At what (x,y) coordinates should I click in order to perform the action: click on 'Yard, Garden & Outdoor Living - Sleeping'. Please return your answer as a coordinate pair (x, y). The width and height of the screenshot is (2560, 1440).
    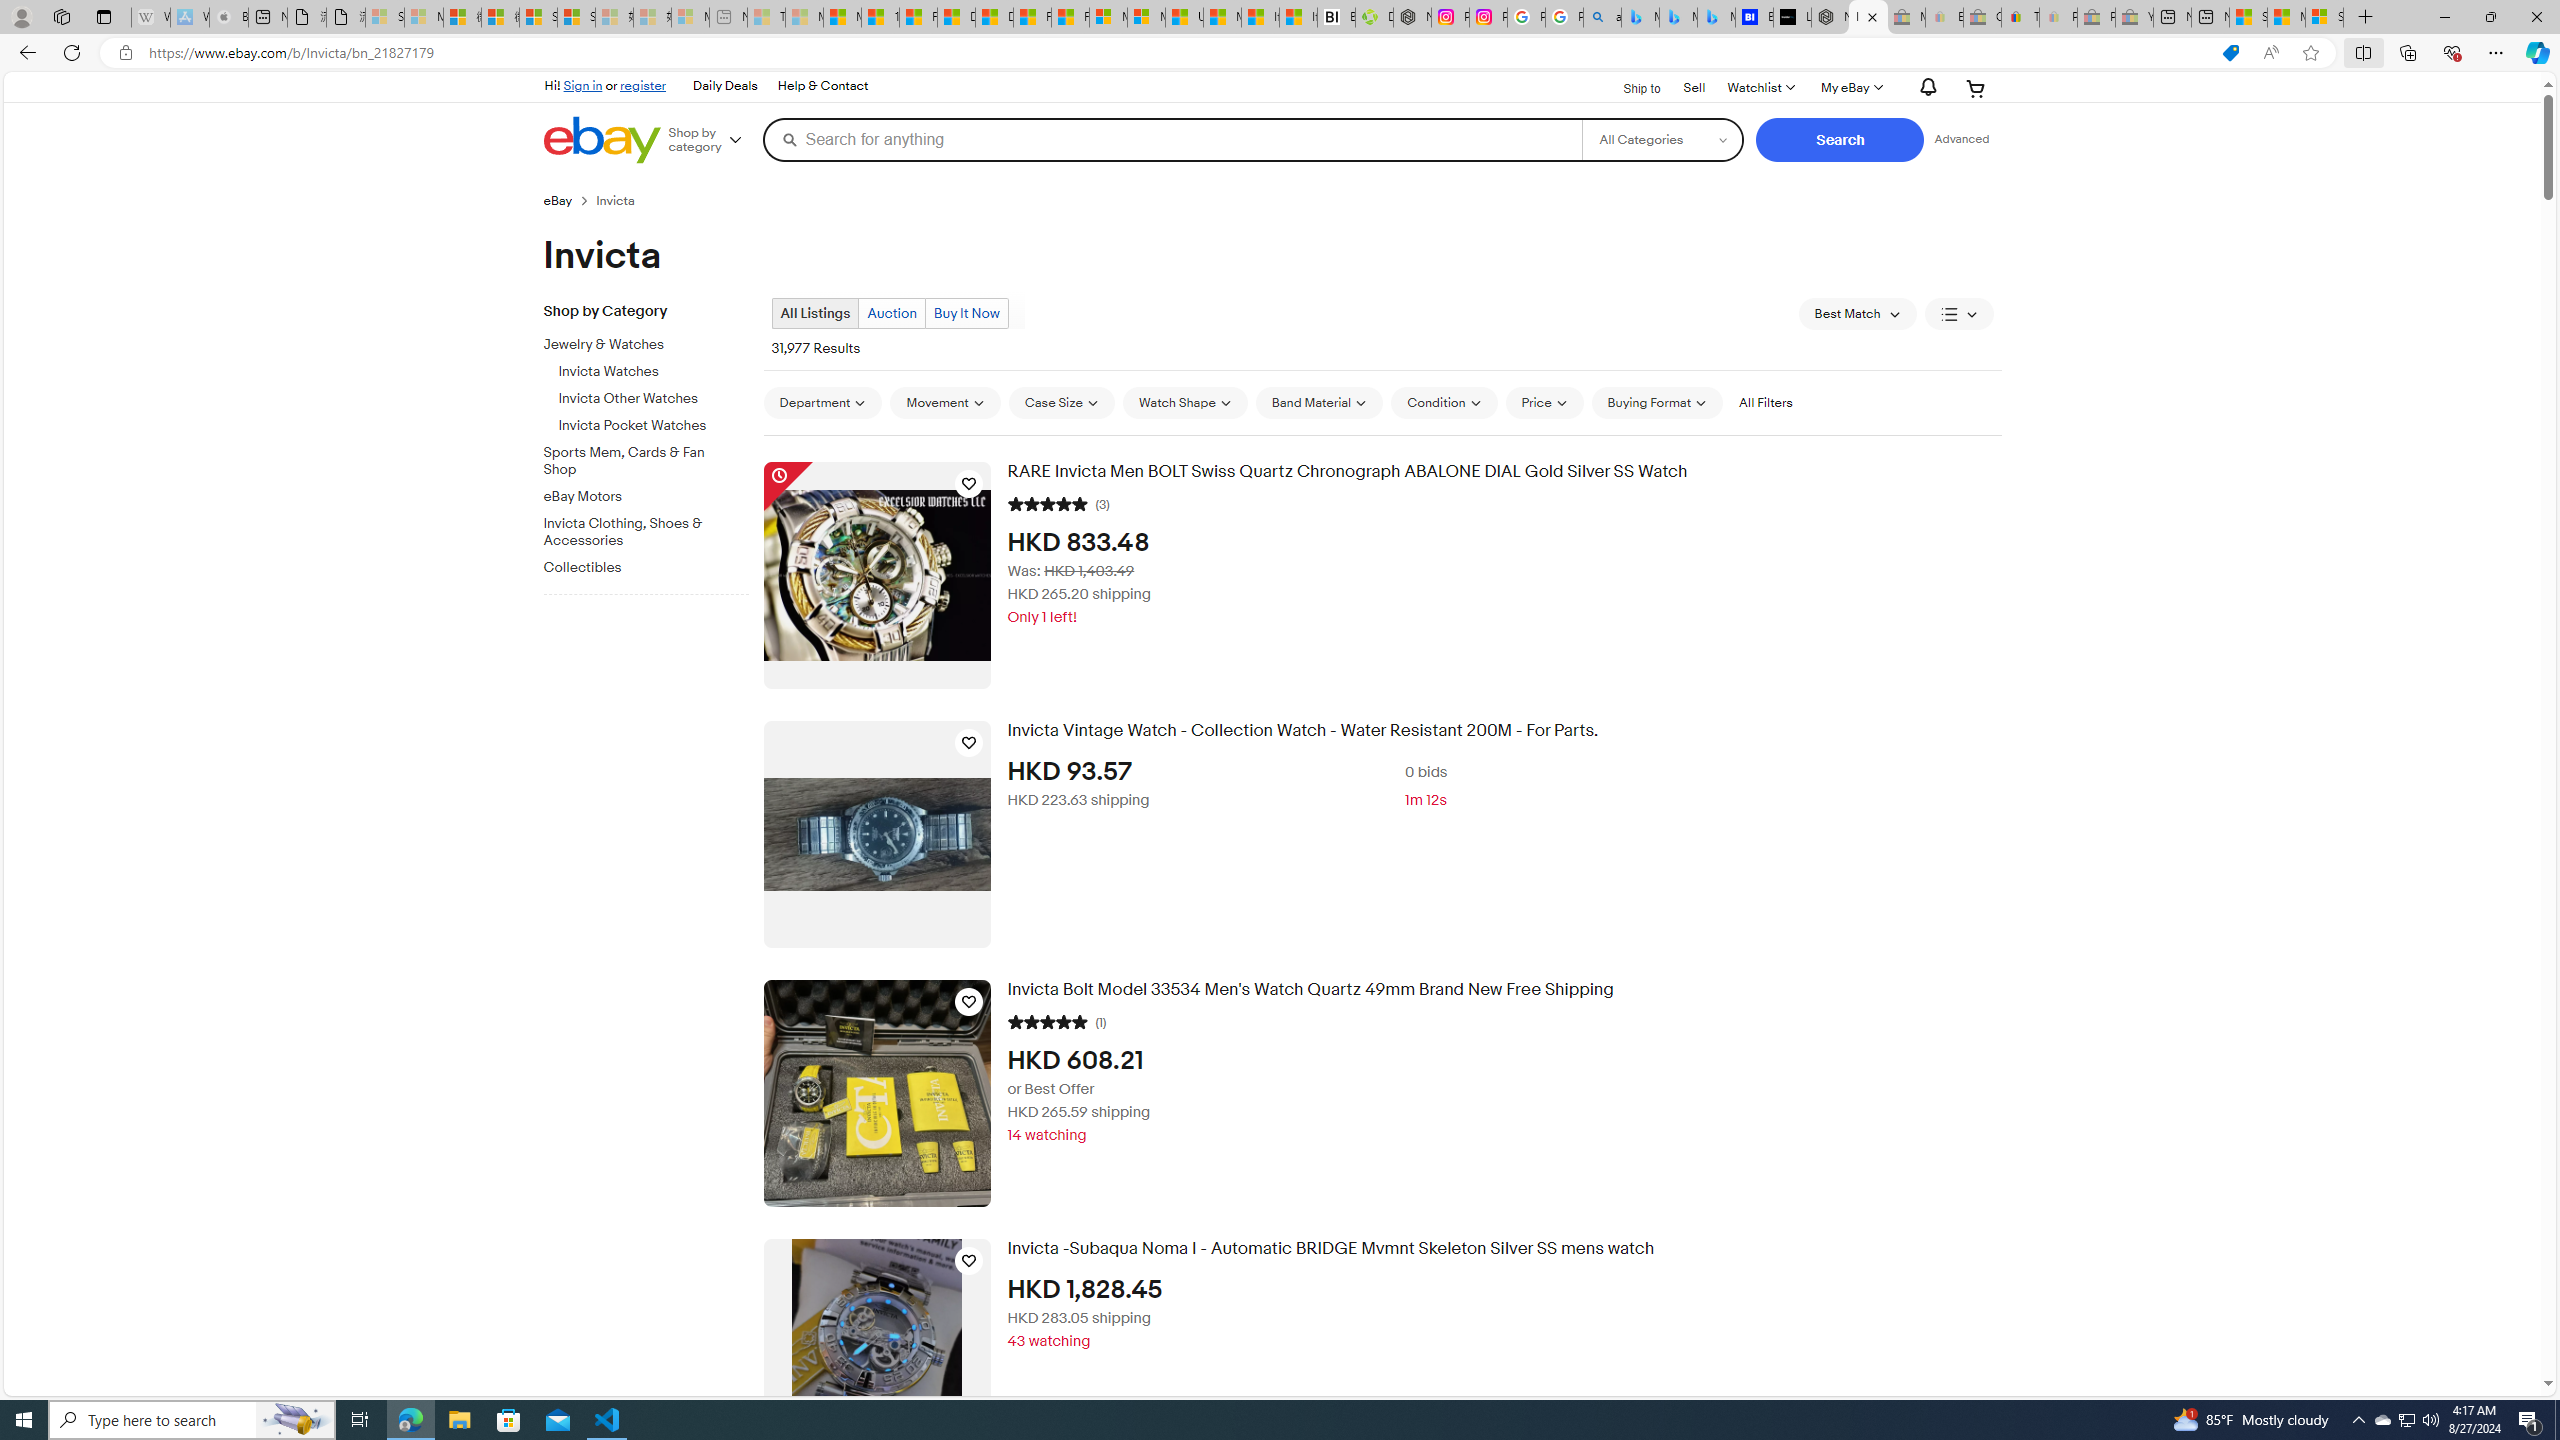
    Looking at the image, I should click on (2135, 16).